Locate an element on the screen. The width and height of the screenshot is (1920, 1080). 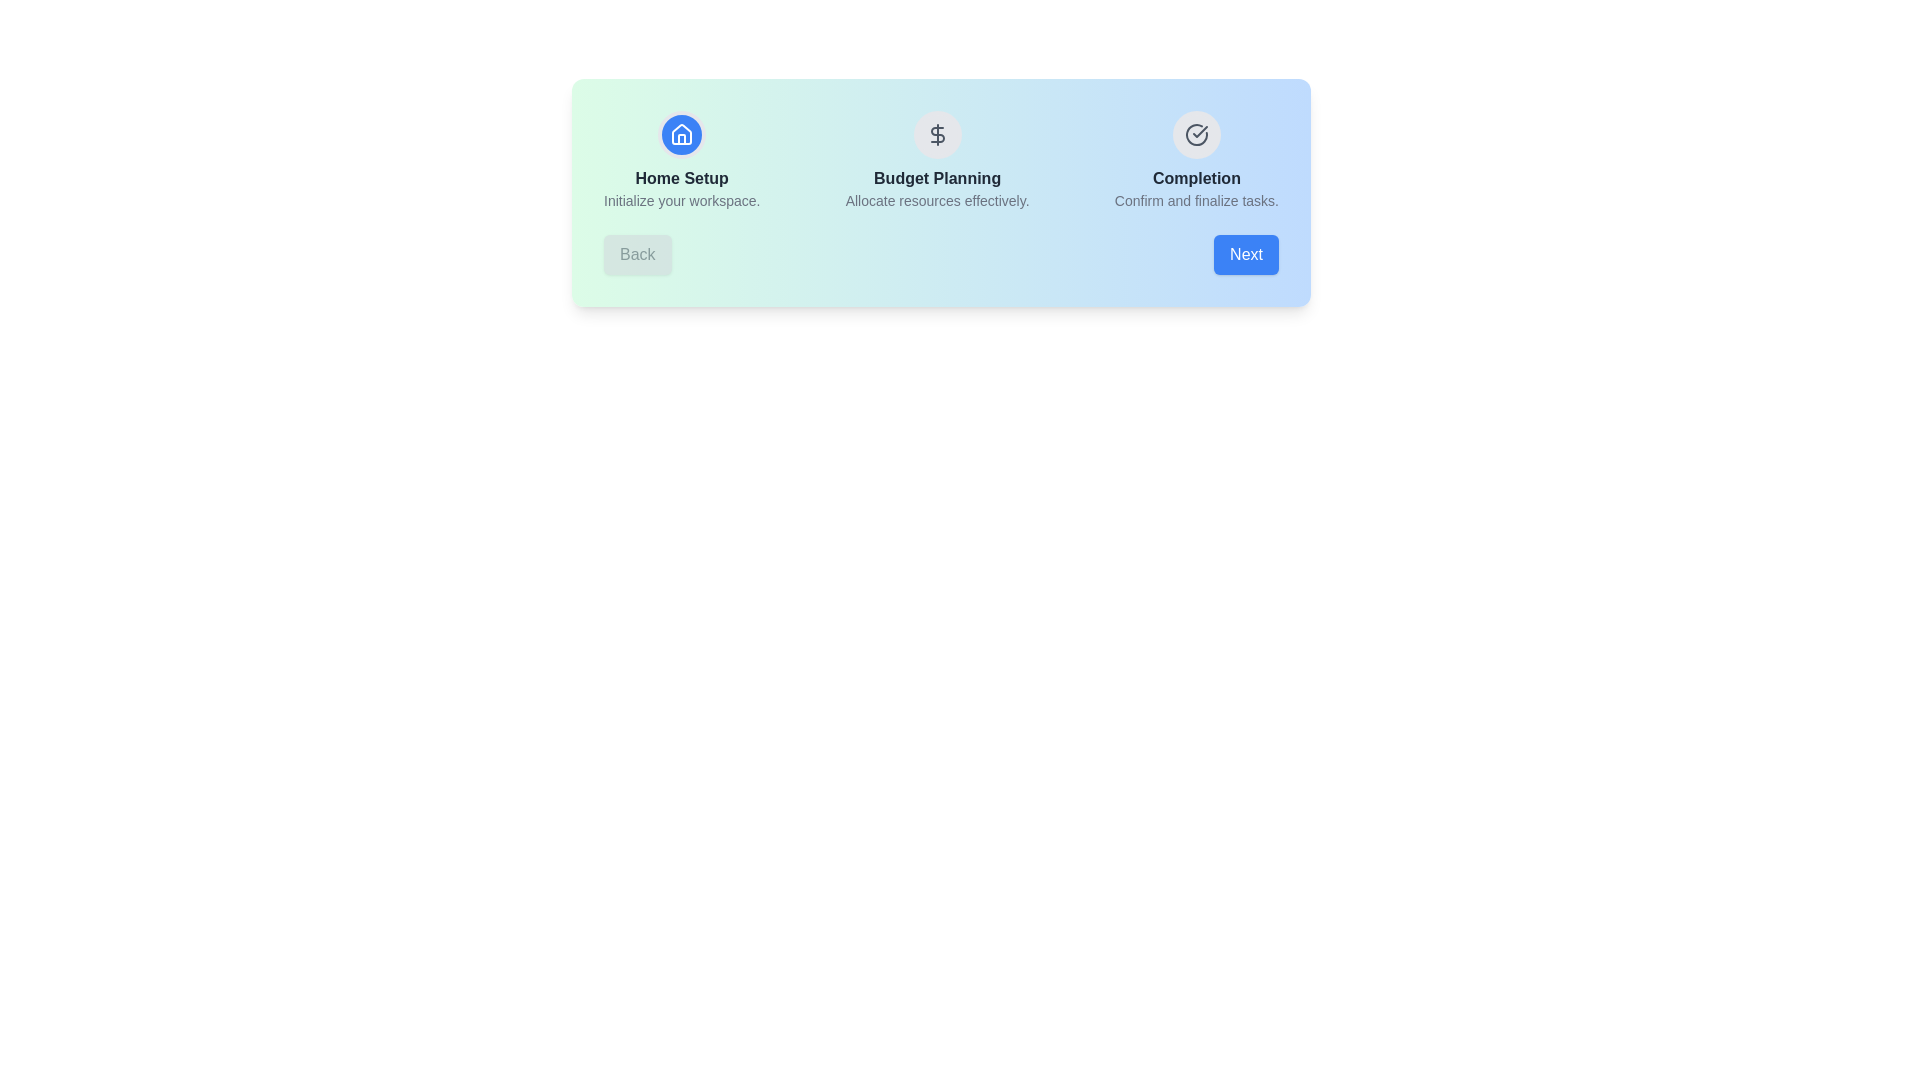
the 'Next' button to navigate to the next step in the workflow is located at coordinates (1245, 253).